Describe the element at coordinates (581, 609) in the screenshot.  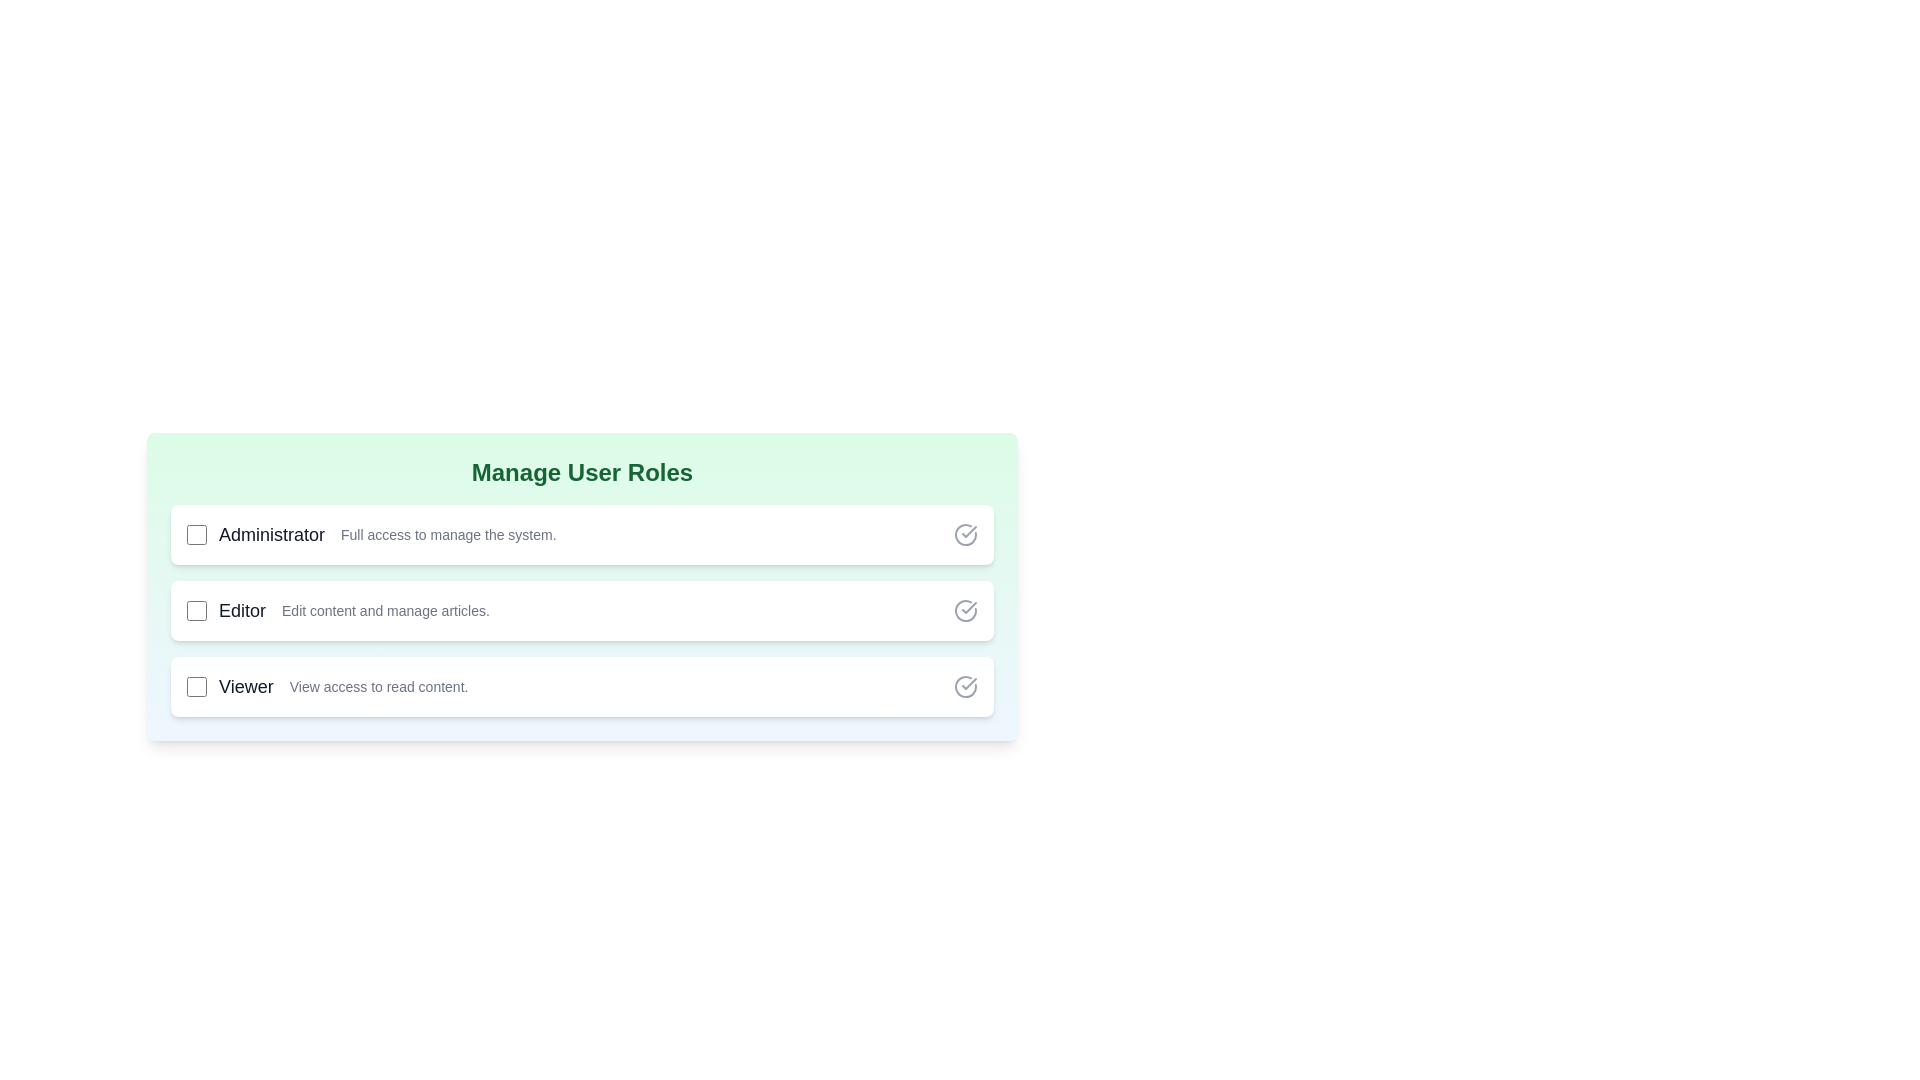
I see `the role Editor to reveal the hover effect` at that location.